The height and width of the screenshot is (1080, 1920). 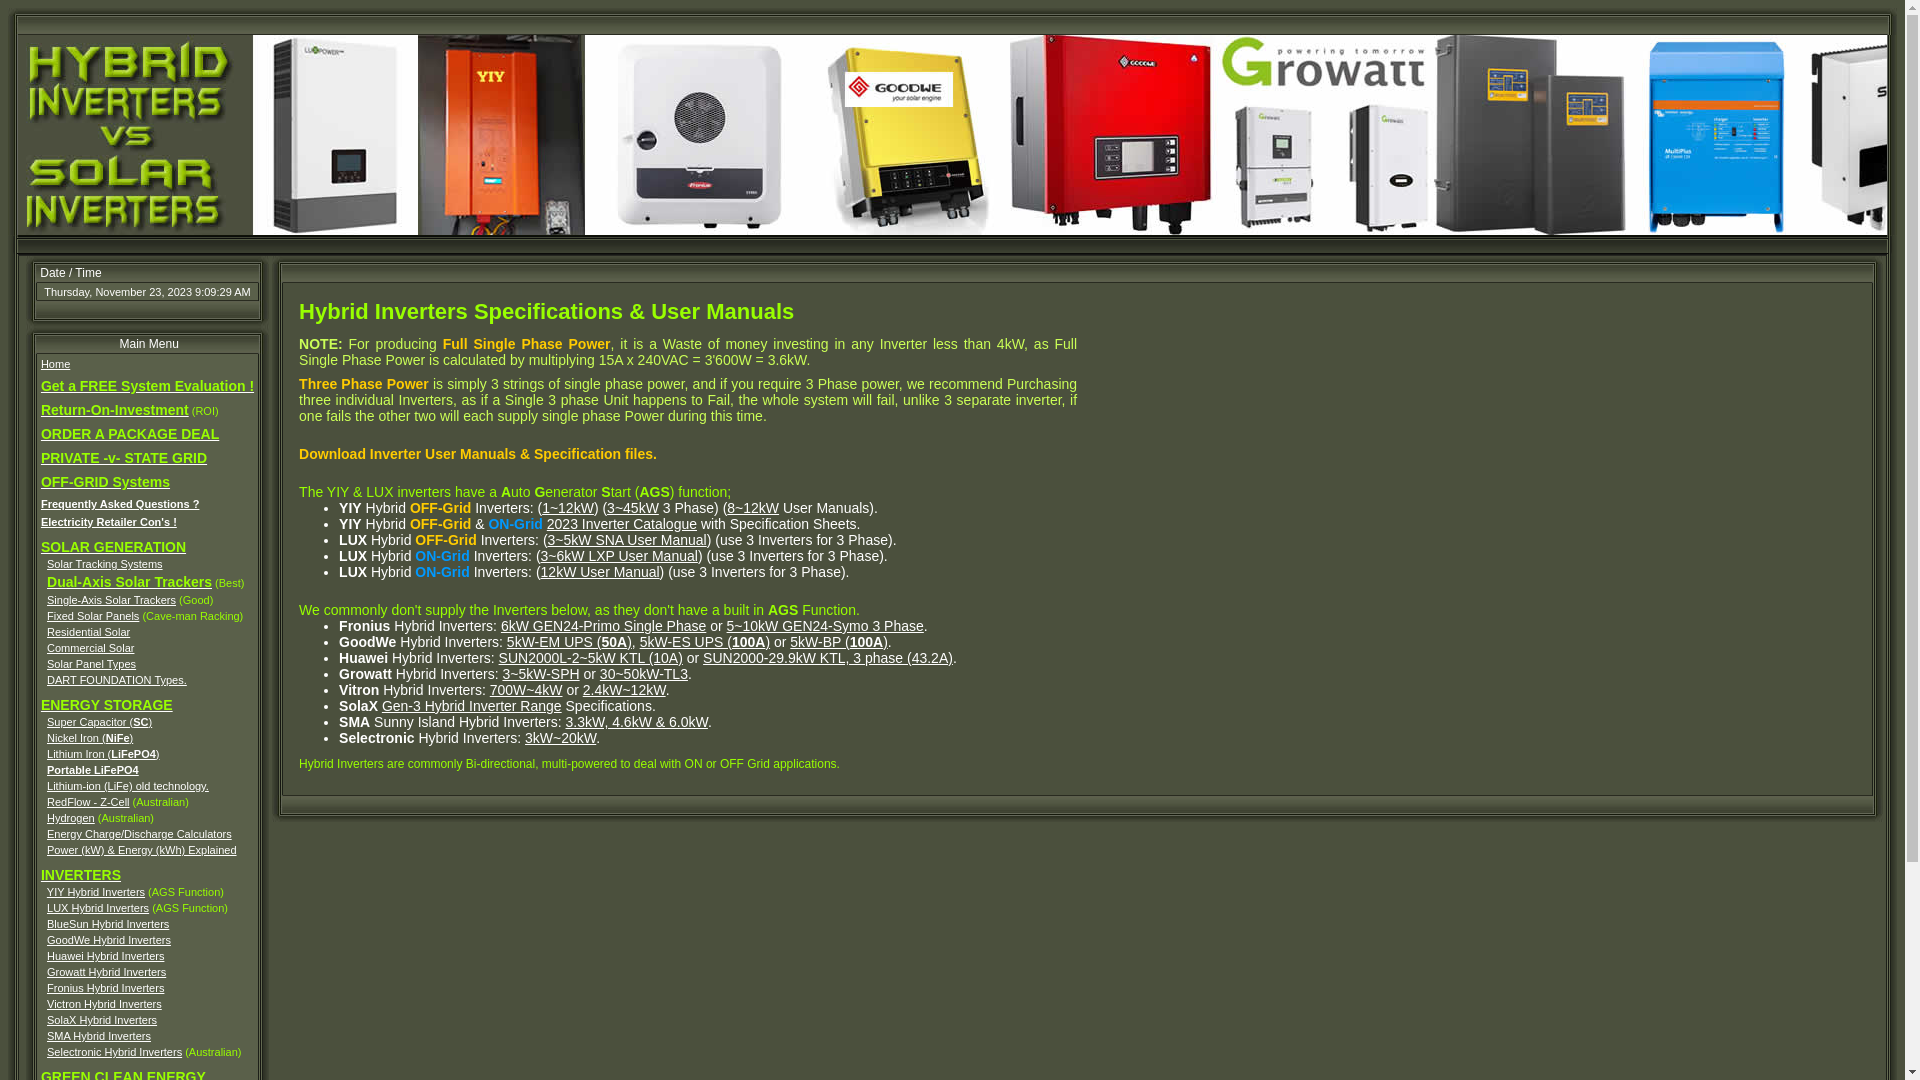 What do you see at coordinates (55, 363) in the screenshot?
I see `'Home'` at bounding box center [55, 363].